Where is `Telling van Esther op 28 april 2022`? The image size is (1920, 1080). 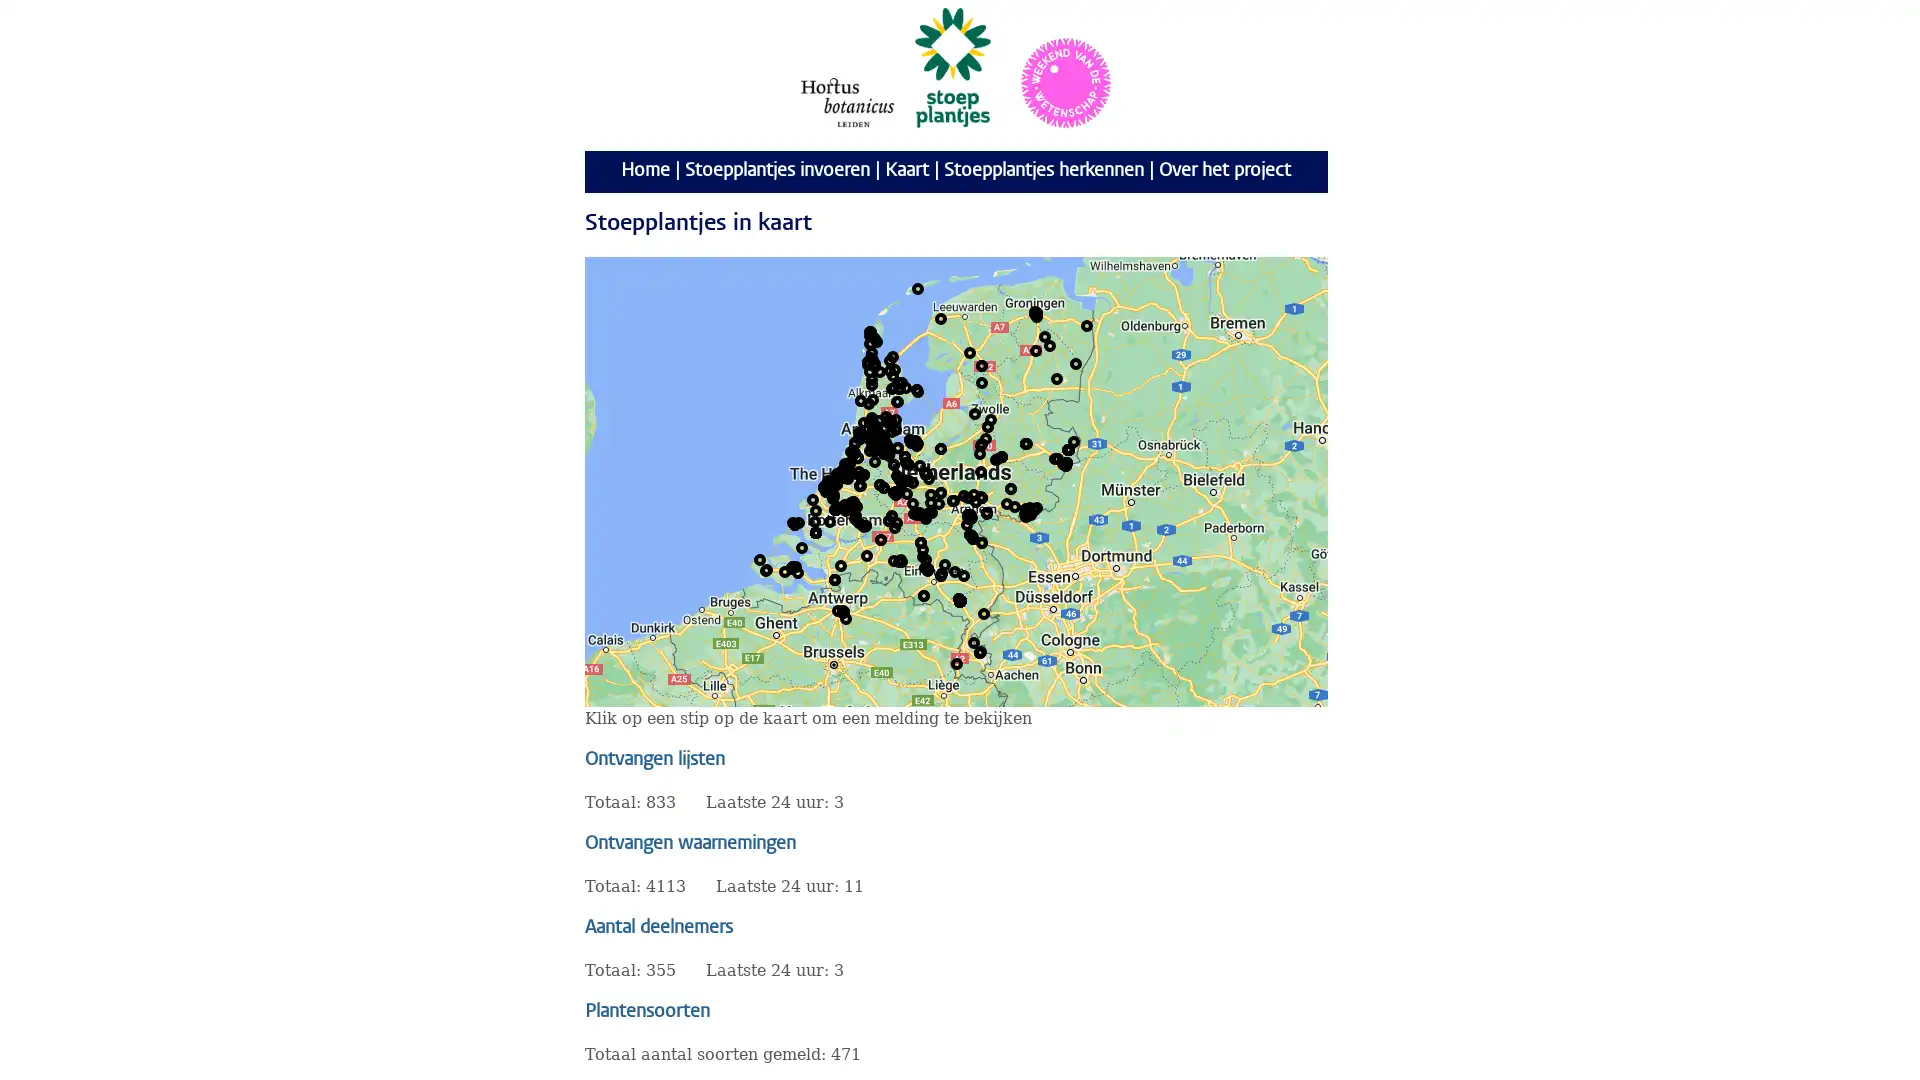
Telling van Esther op 28 april 2022 is located at coordinates (990, 418).